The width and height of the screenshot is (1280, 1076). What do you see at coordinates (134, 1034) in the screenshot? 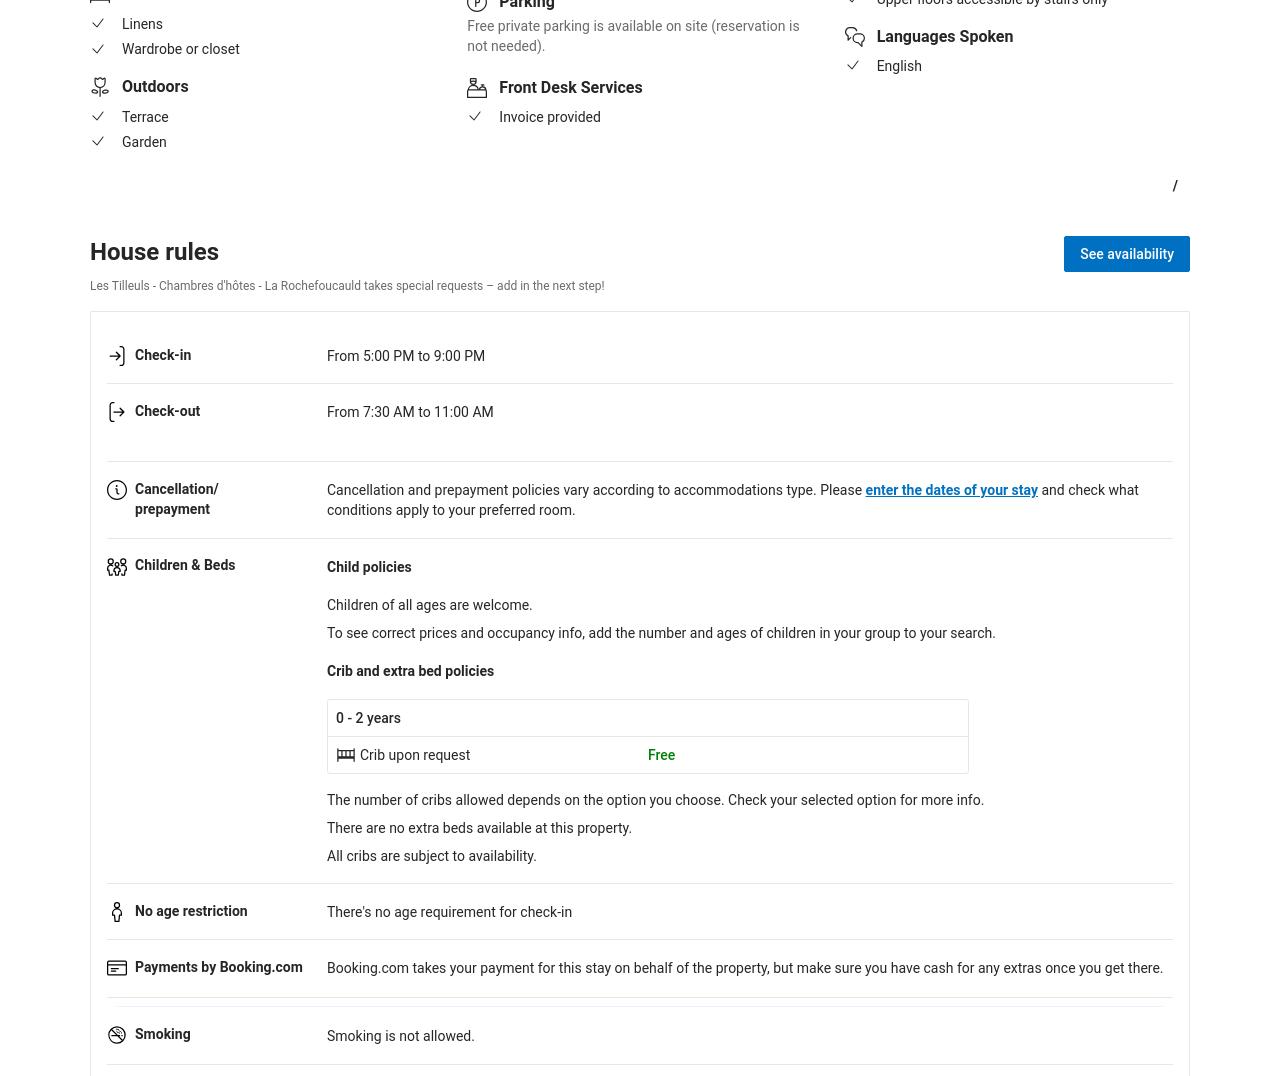
I see `'Smoking'` at bounding box center [134, 1034].